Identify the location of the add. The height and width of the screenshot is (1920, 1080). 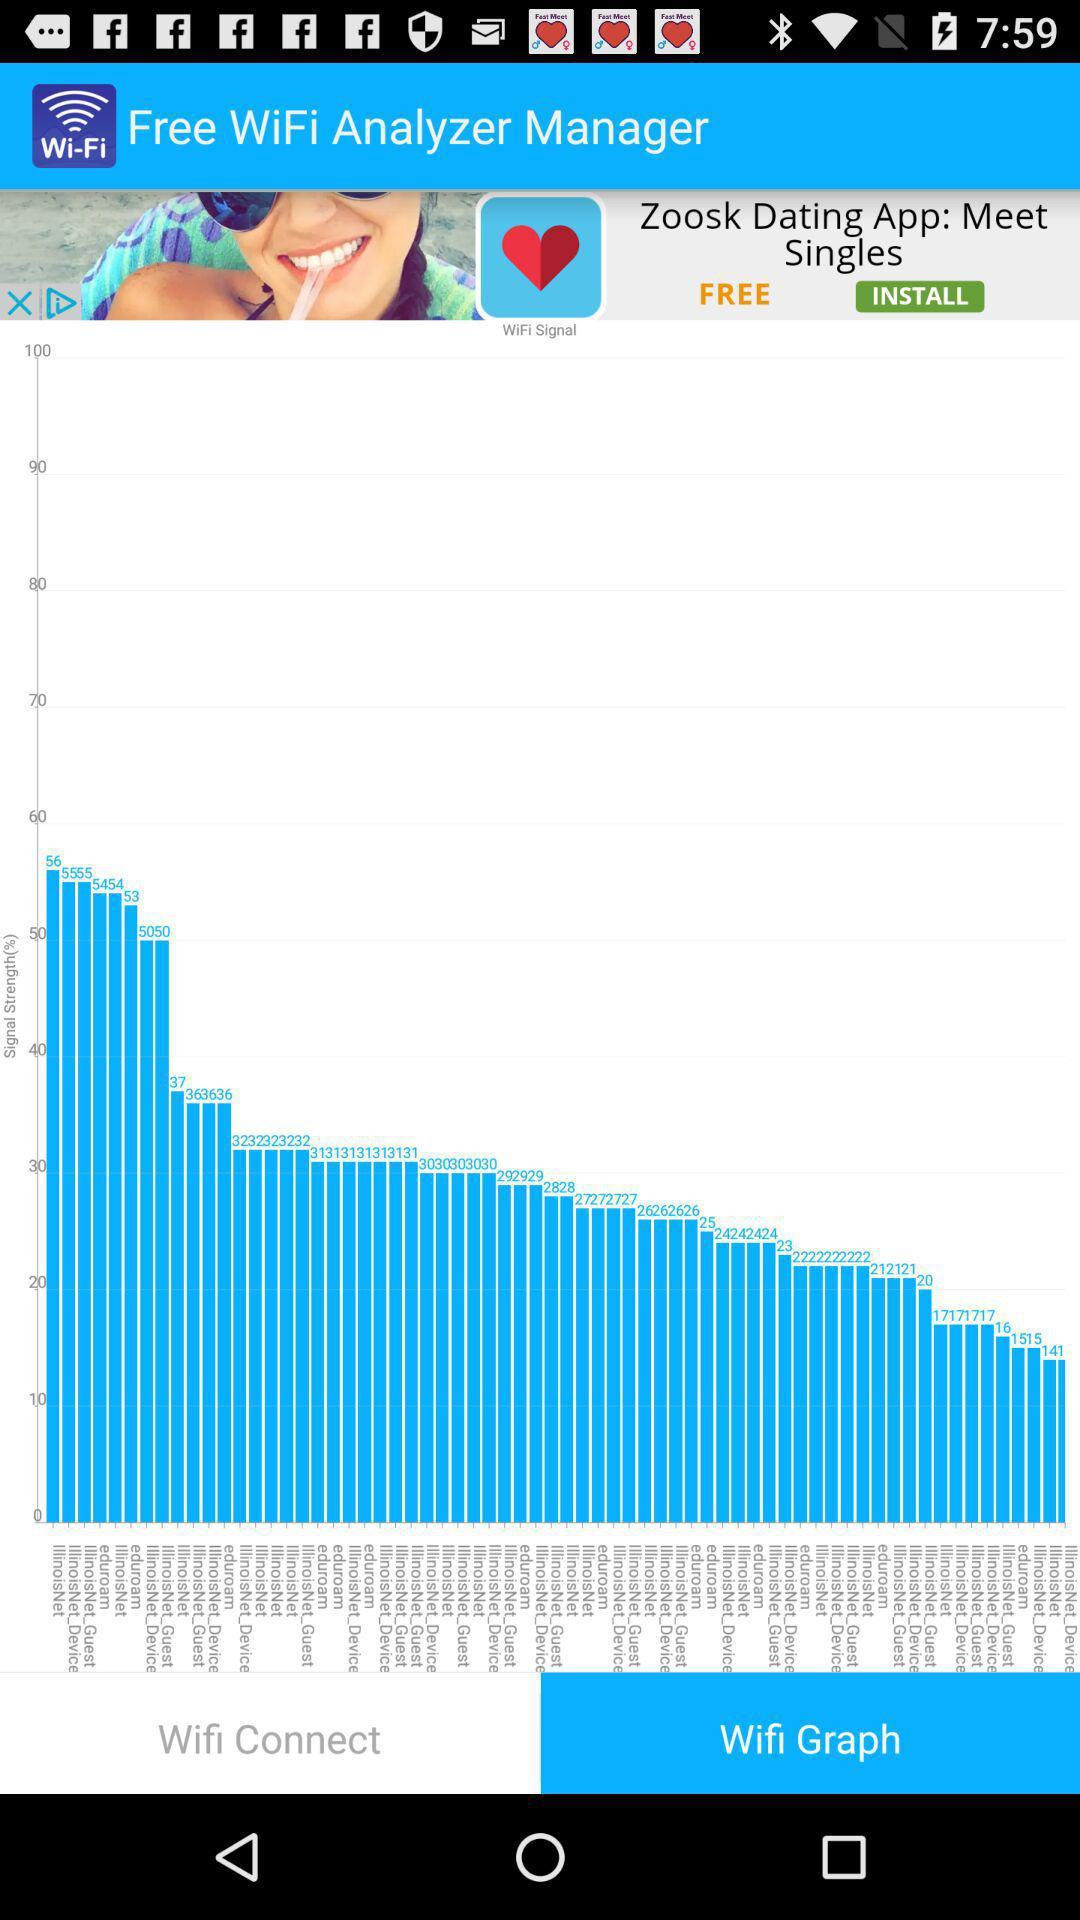
(540, 253).